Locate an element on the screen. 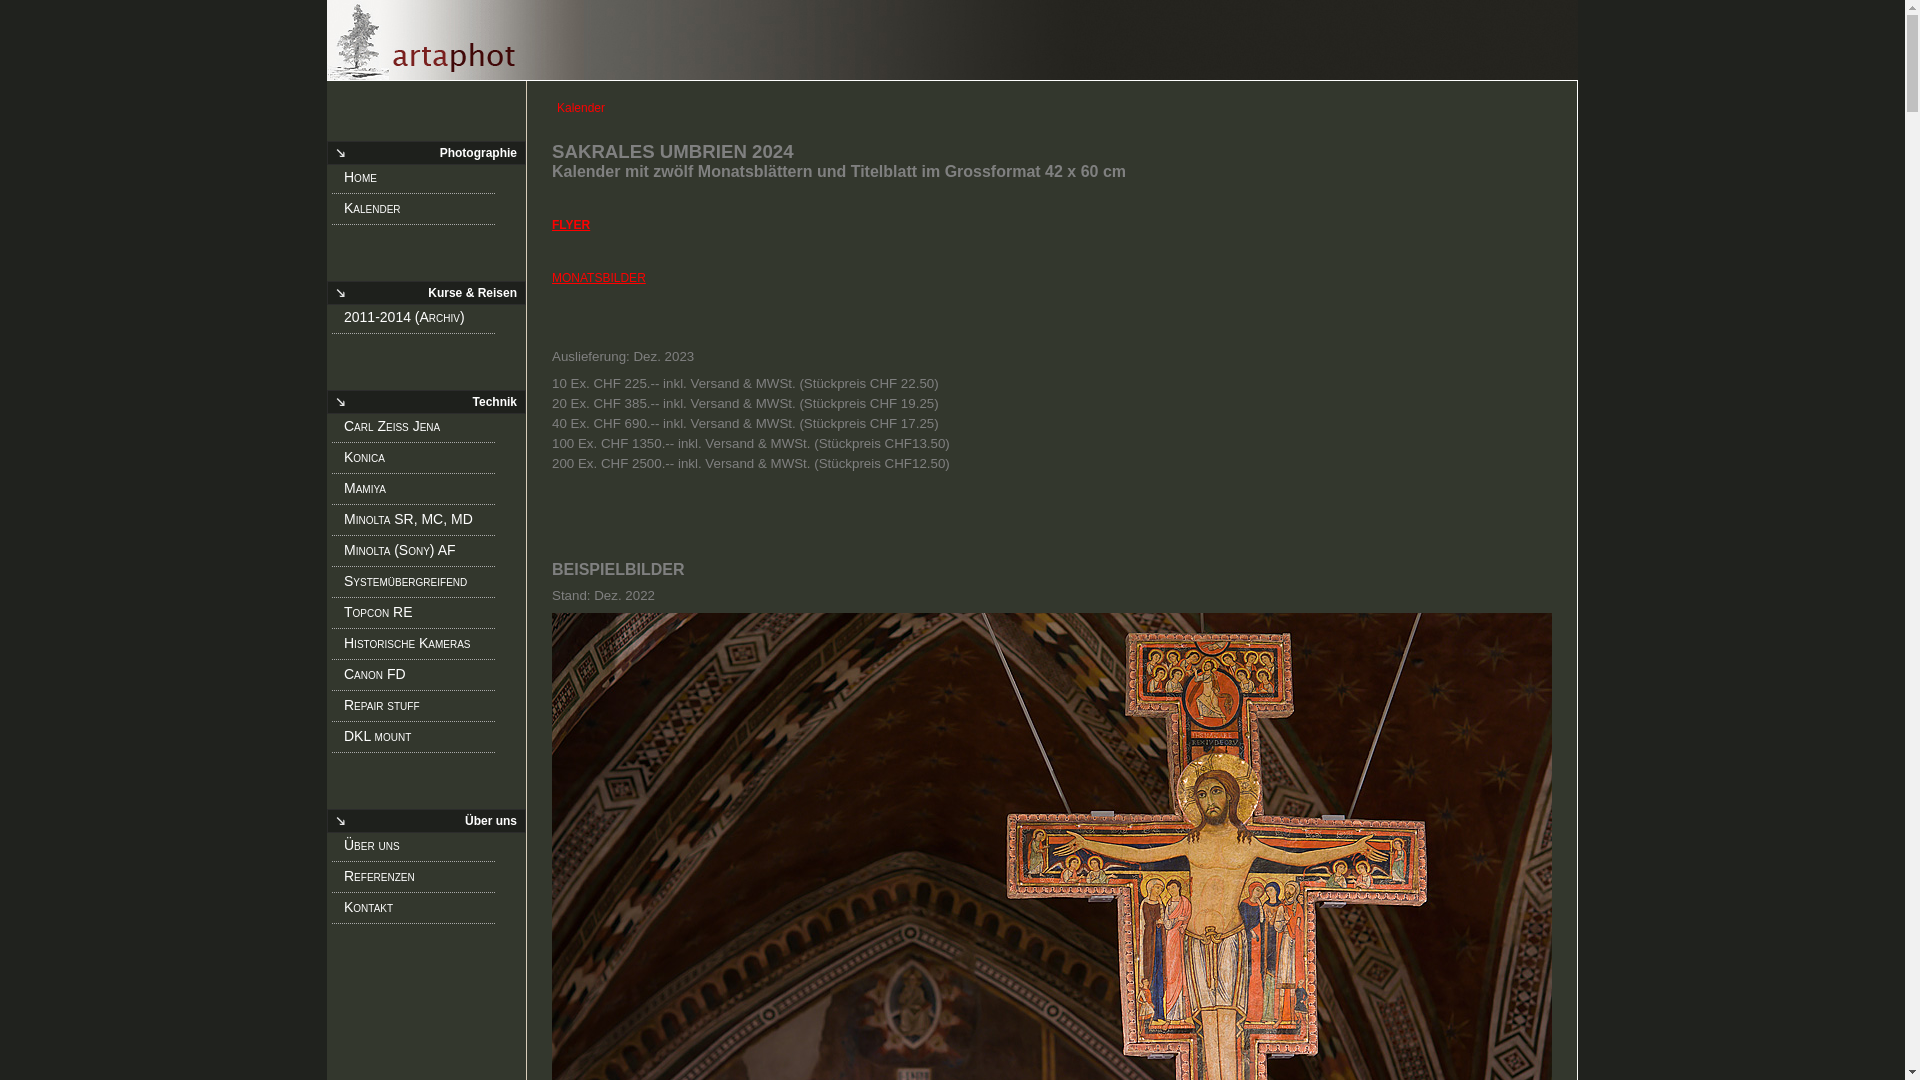 This screenshot has width=1920, height=1080. 'Minolta (Sony) AF' is located at coordinates (419, 554).